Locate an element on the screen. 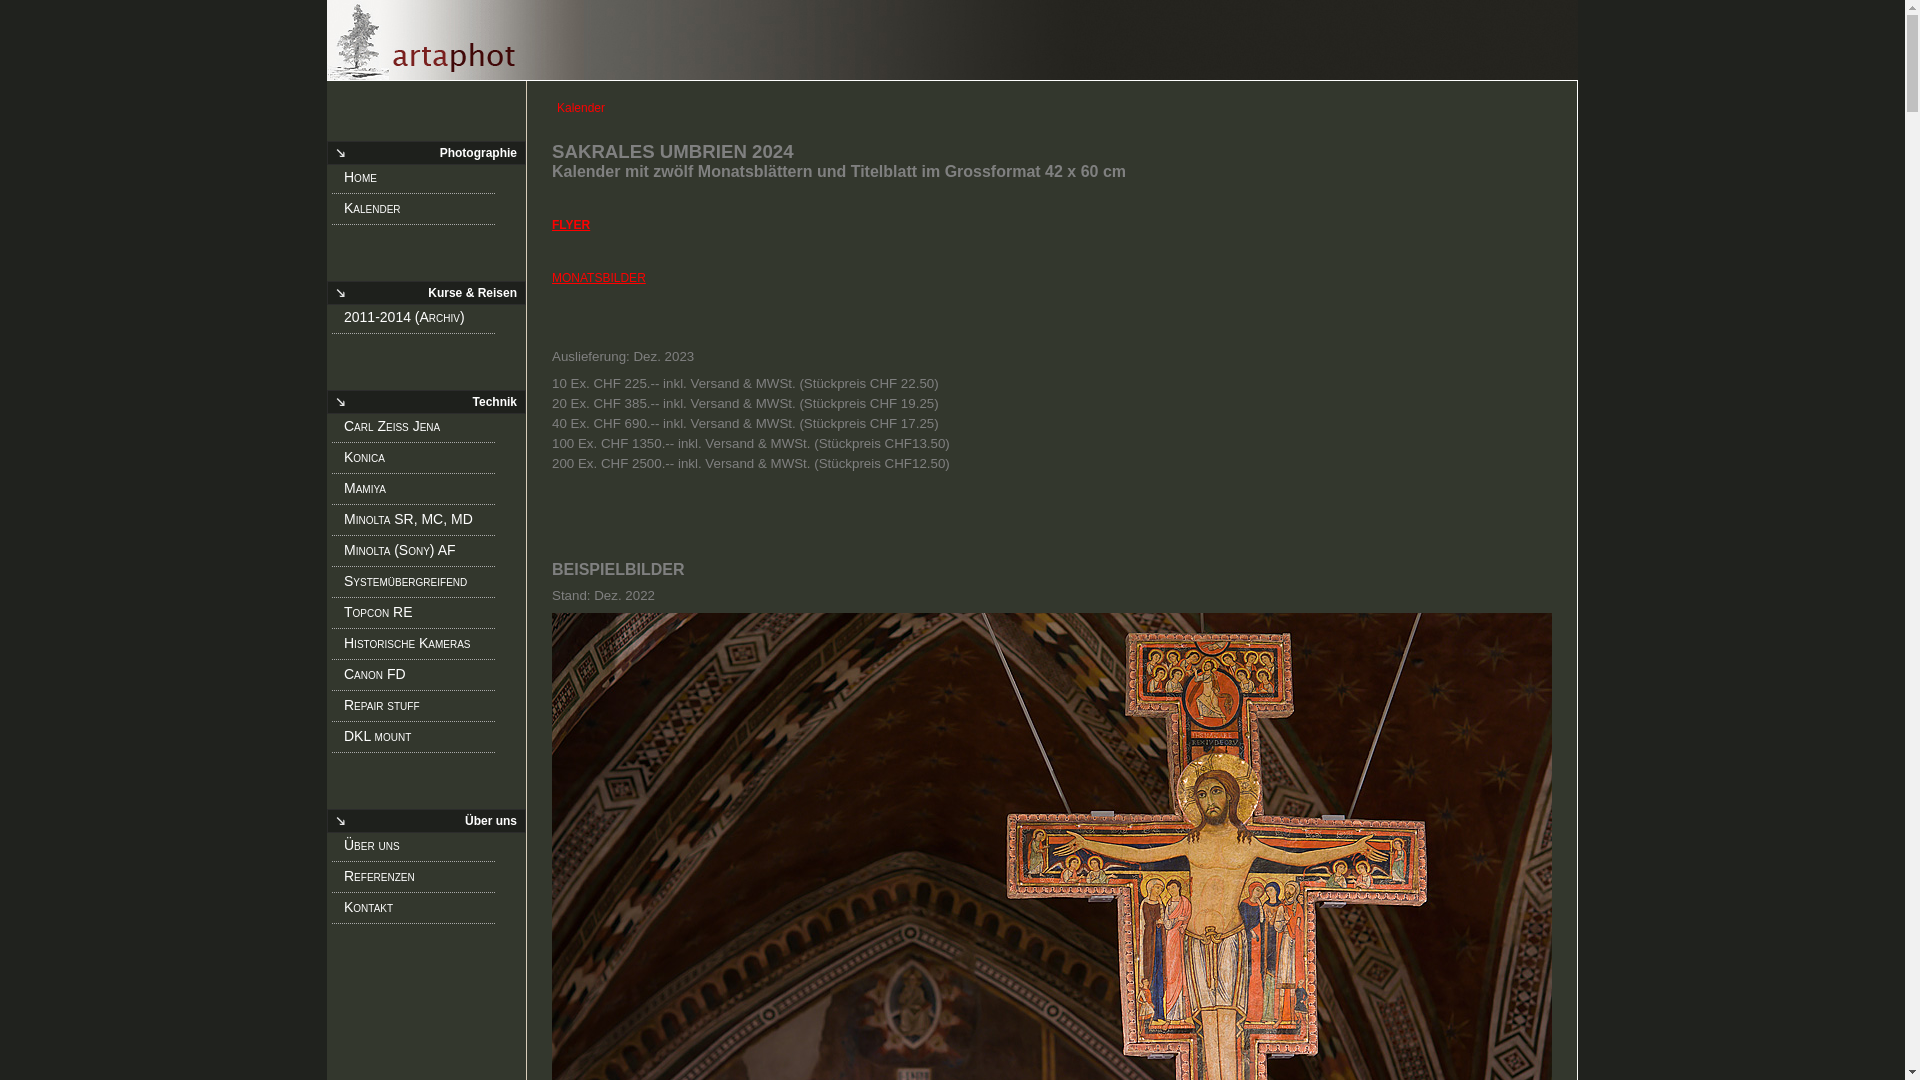 This screenshot has width=1920, height=1080. 'Minolta (Sony) AF' is located at coordinates (419, 554).